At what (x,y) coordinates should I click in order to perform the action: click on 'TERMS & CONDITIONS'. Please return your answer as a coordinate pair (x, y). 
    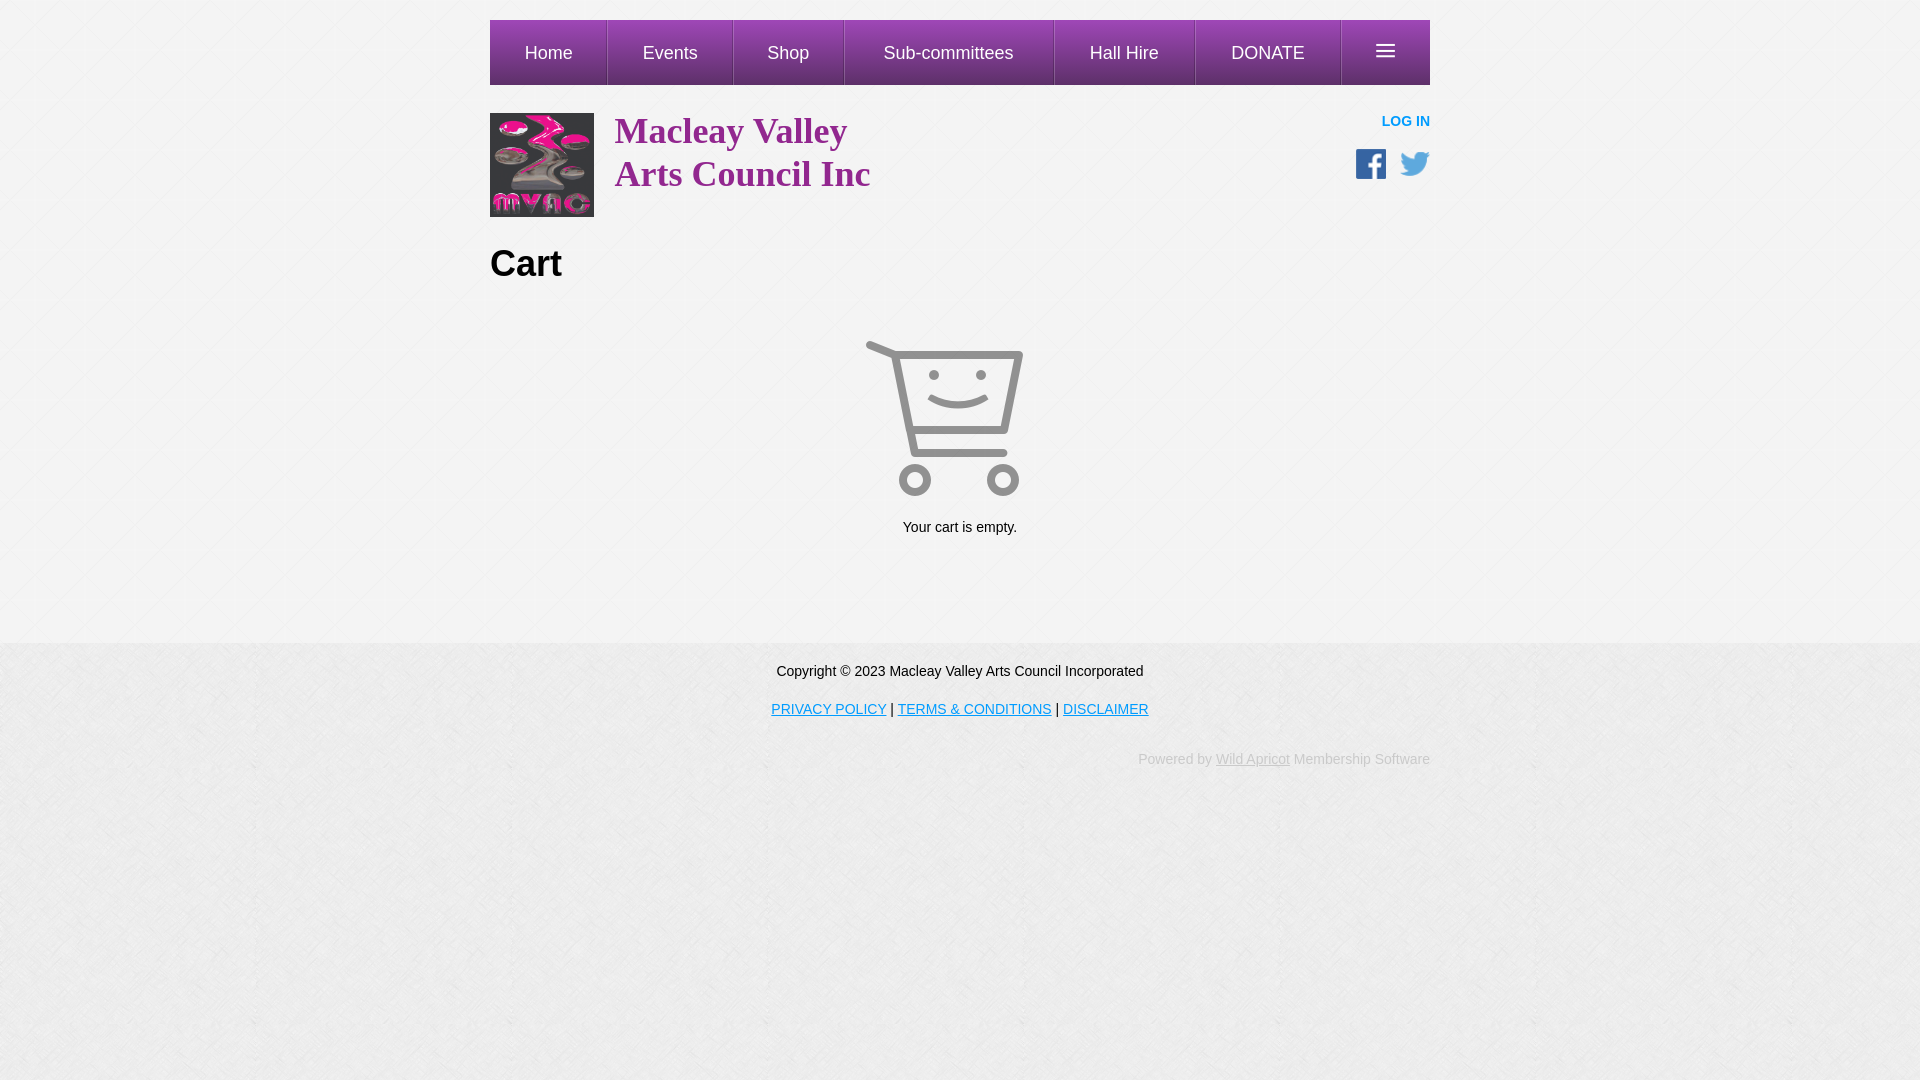
    Looking at the image, I should click on (974, 708).